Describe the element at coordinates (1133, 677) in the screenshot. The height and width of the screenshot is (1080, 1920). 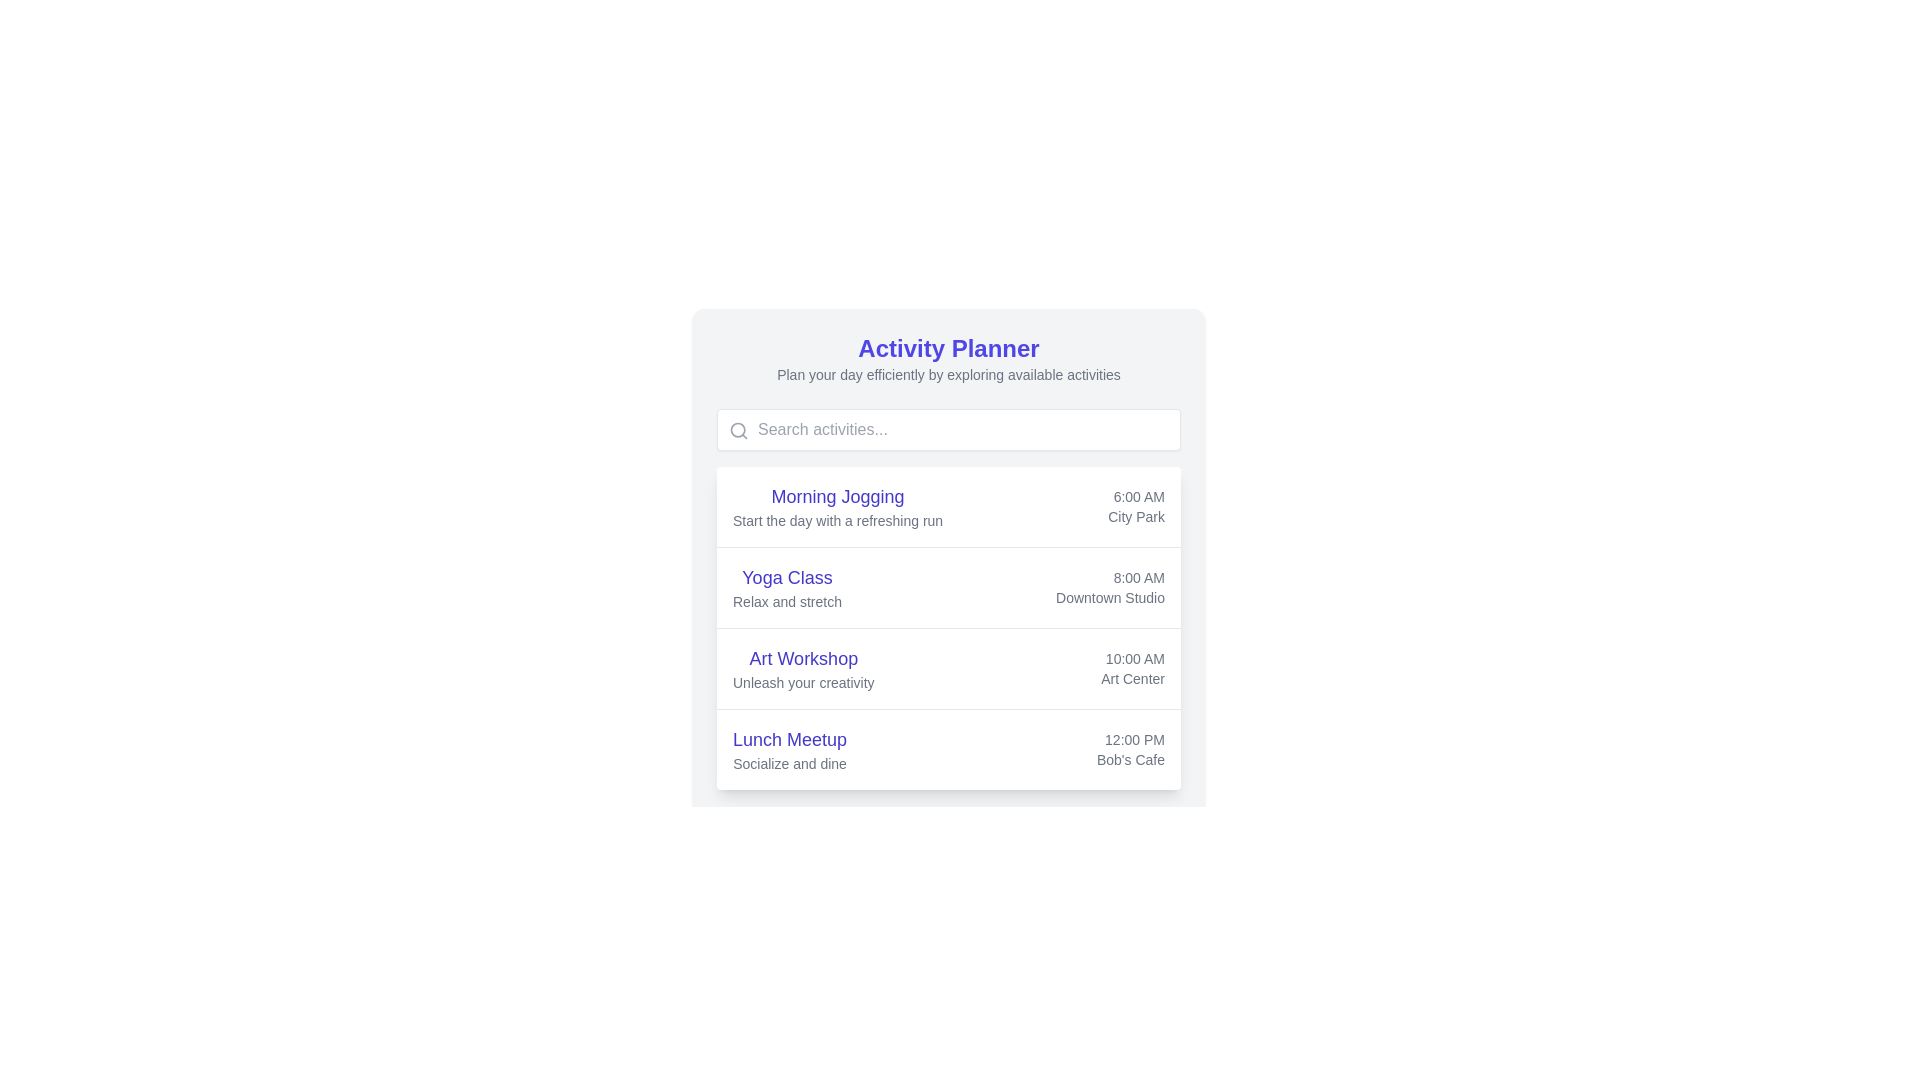
I see `the text label indicating the location of the 'Art Workshop', which is positioned below '10:00 AM' in the planner interface` at that location.